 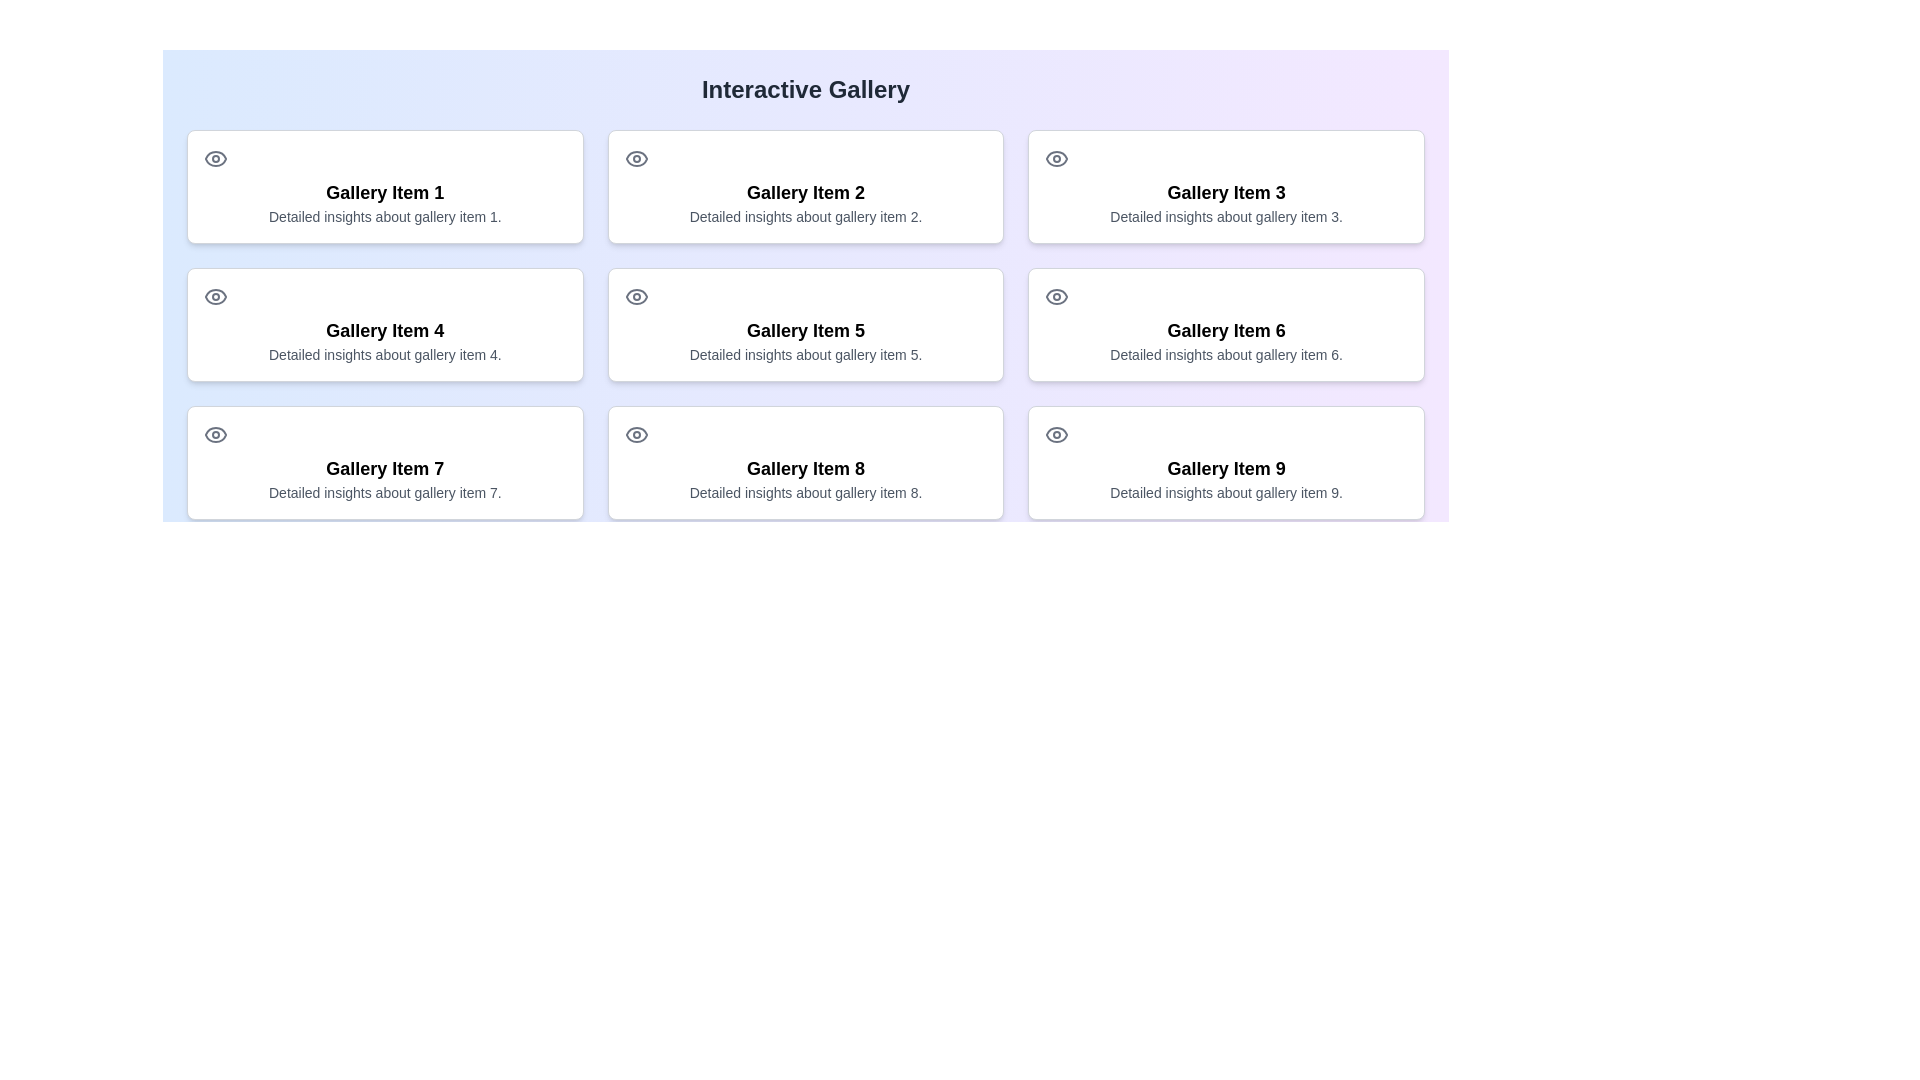 I want to click on the outer contour of the SVG eye icon located in the first gallery card labeled 'Gallery Item 1' in the 'Interactive Gallery' interface, so click(x=216, y=157).